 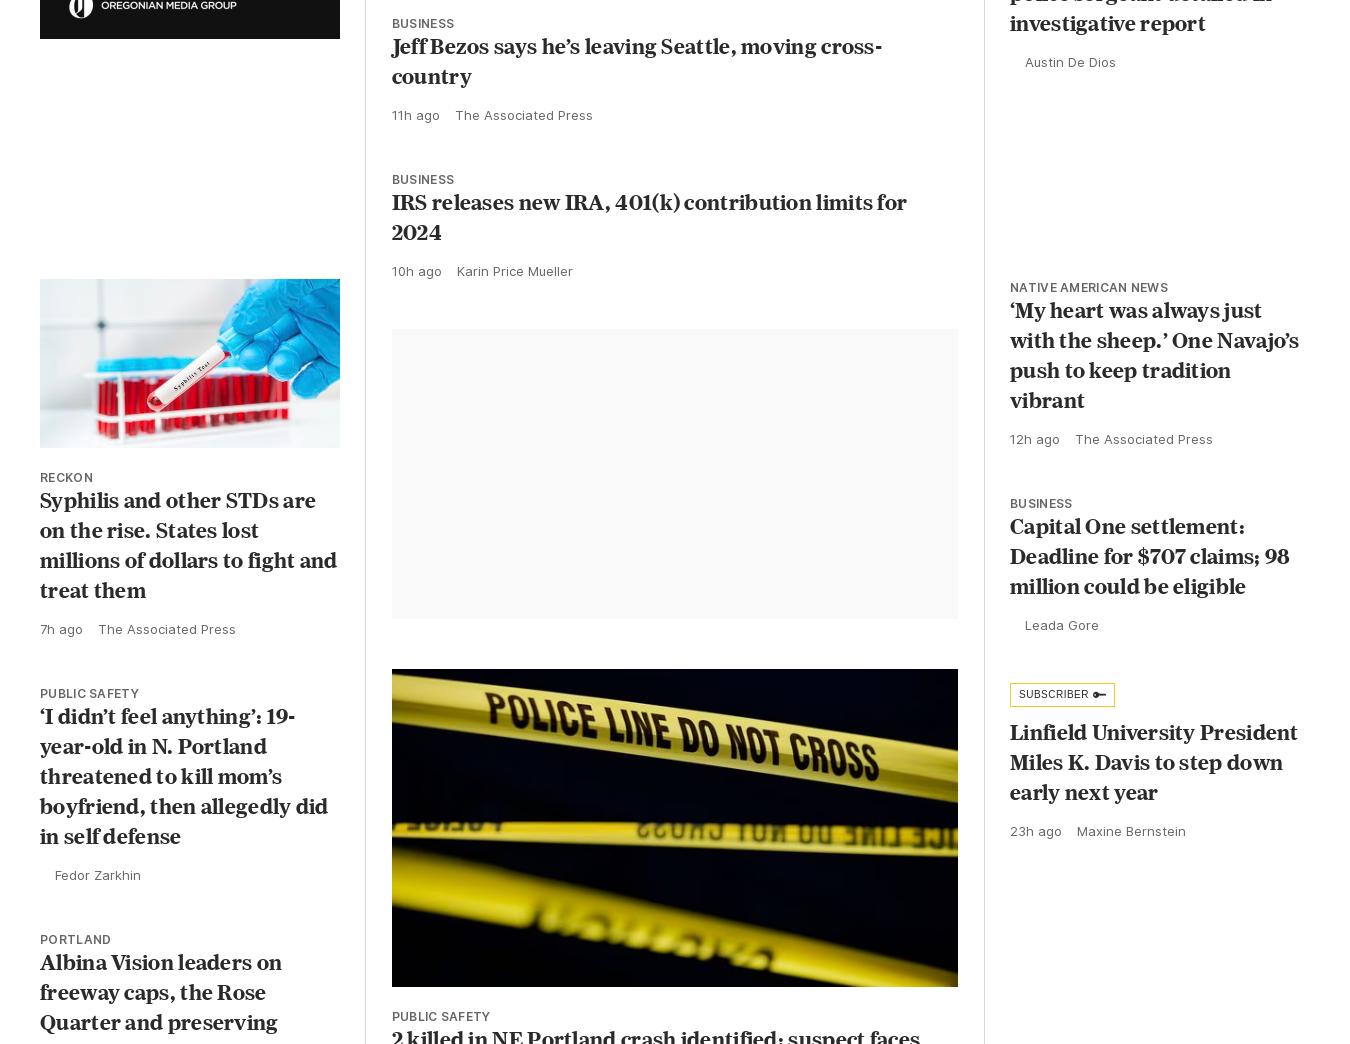 I want to click on '7h ago', so click(x=60, y=627).